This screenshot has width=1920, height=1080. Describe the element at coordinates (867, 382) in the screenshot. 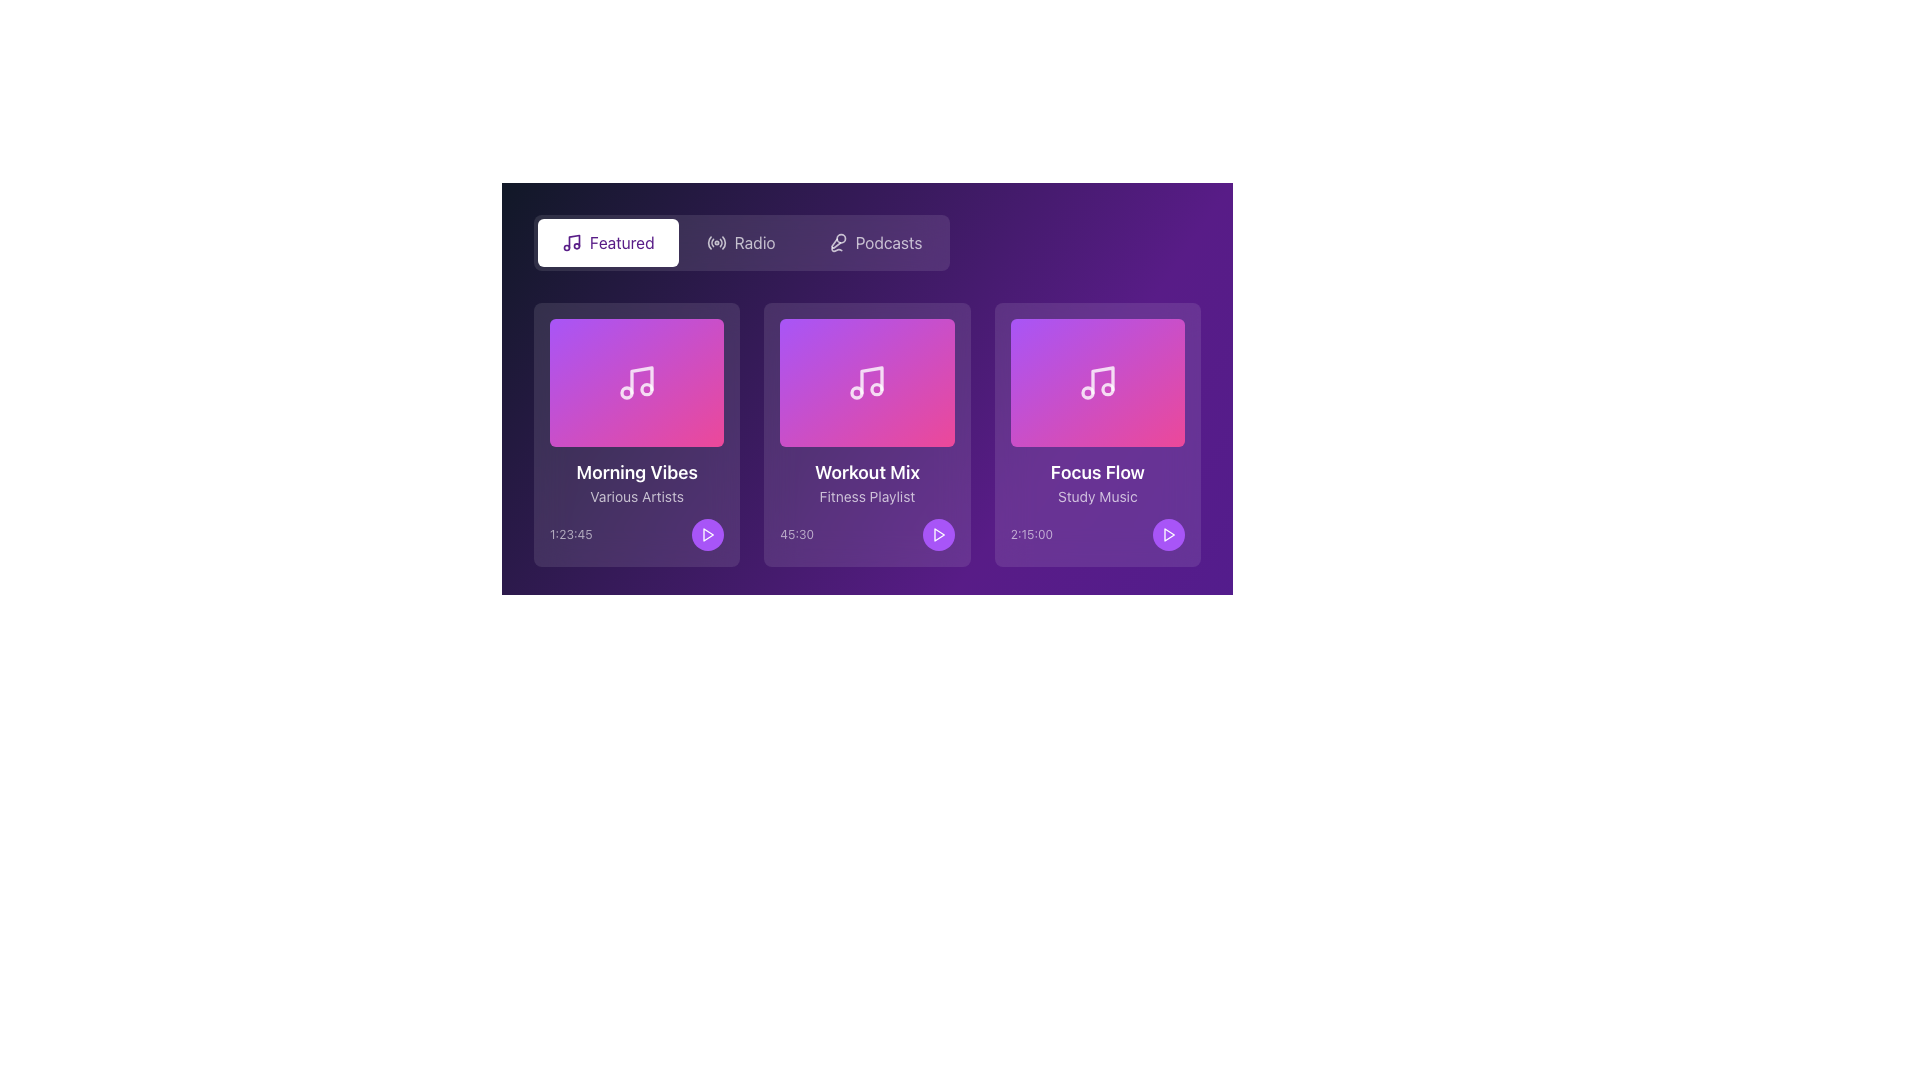

I see `the graphical music icon, which features a white musical note on a semi-transparent background, located in the central card titled 'Workout Mix'` at that location.